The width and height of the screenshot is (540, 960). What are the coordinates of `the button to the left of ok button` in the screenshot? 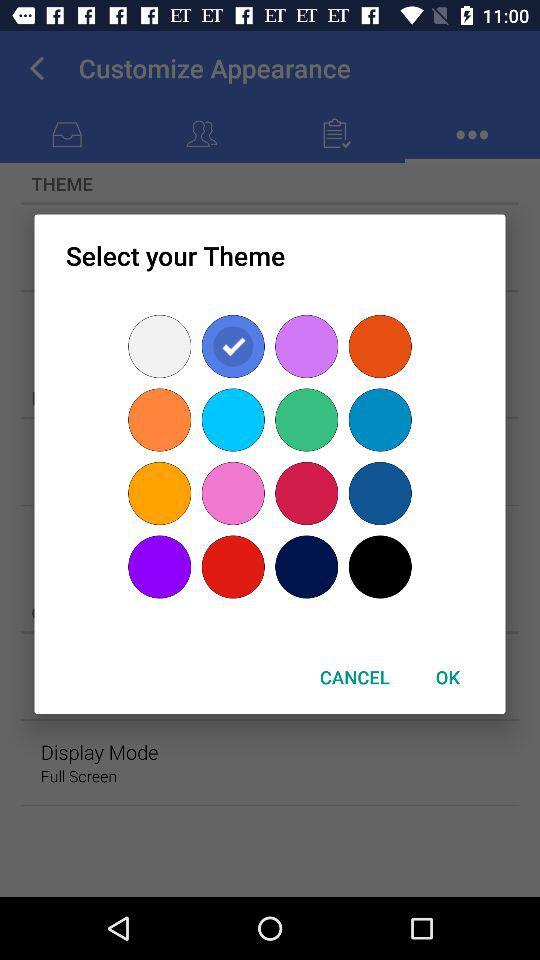 It's located at (353, 677).